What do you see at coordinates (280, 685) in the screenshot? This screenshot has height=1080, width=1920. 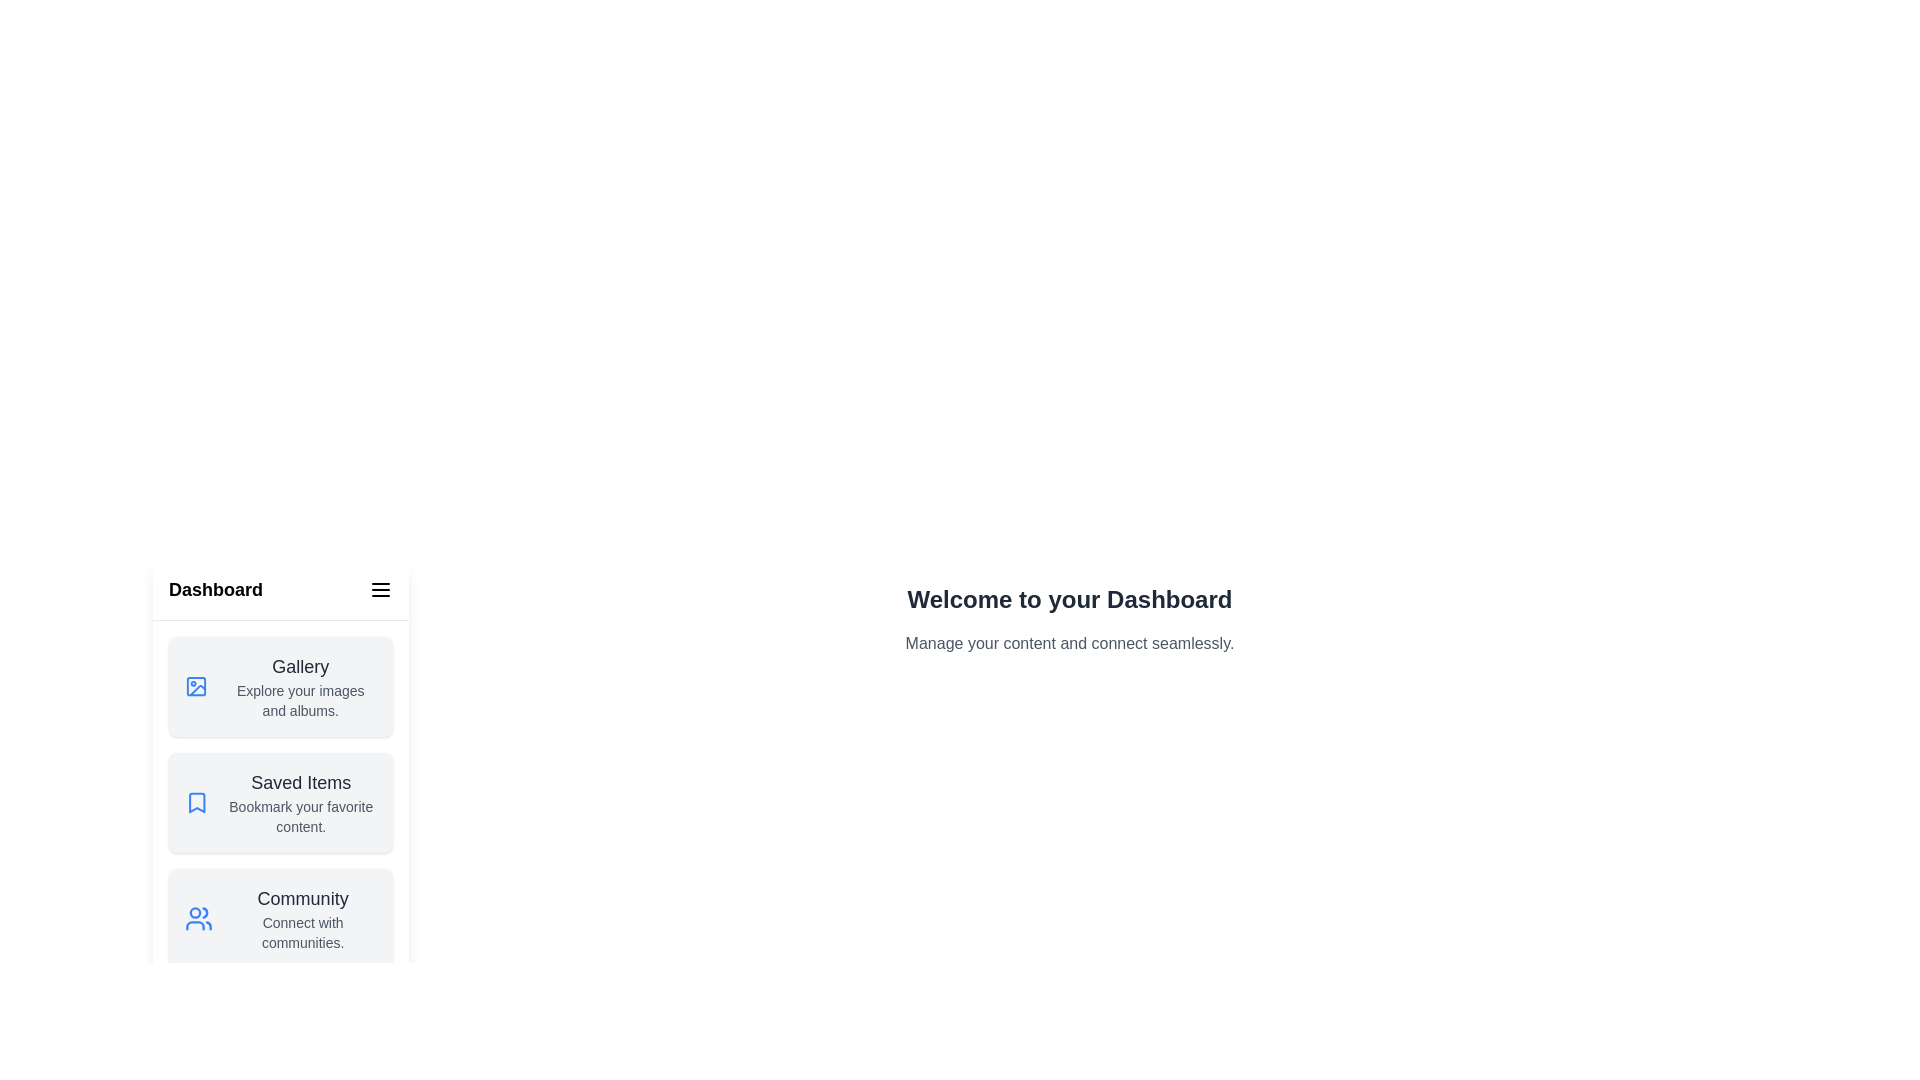 I see `the section Gallery to observe its hover effect` at bounding box center [280, 685].